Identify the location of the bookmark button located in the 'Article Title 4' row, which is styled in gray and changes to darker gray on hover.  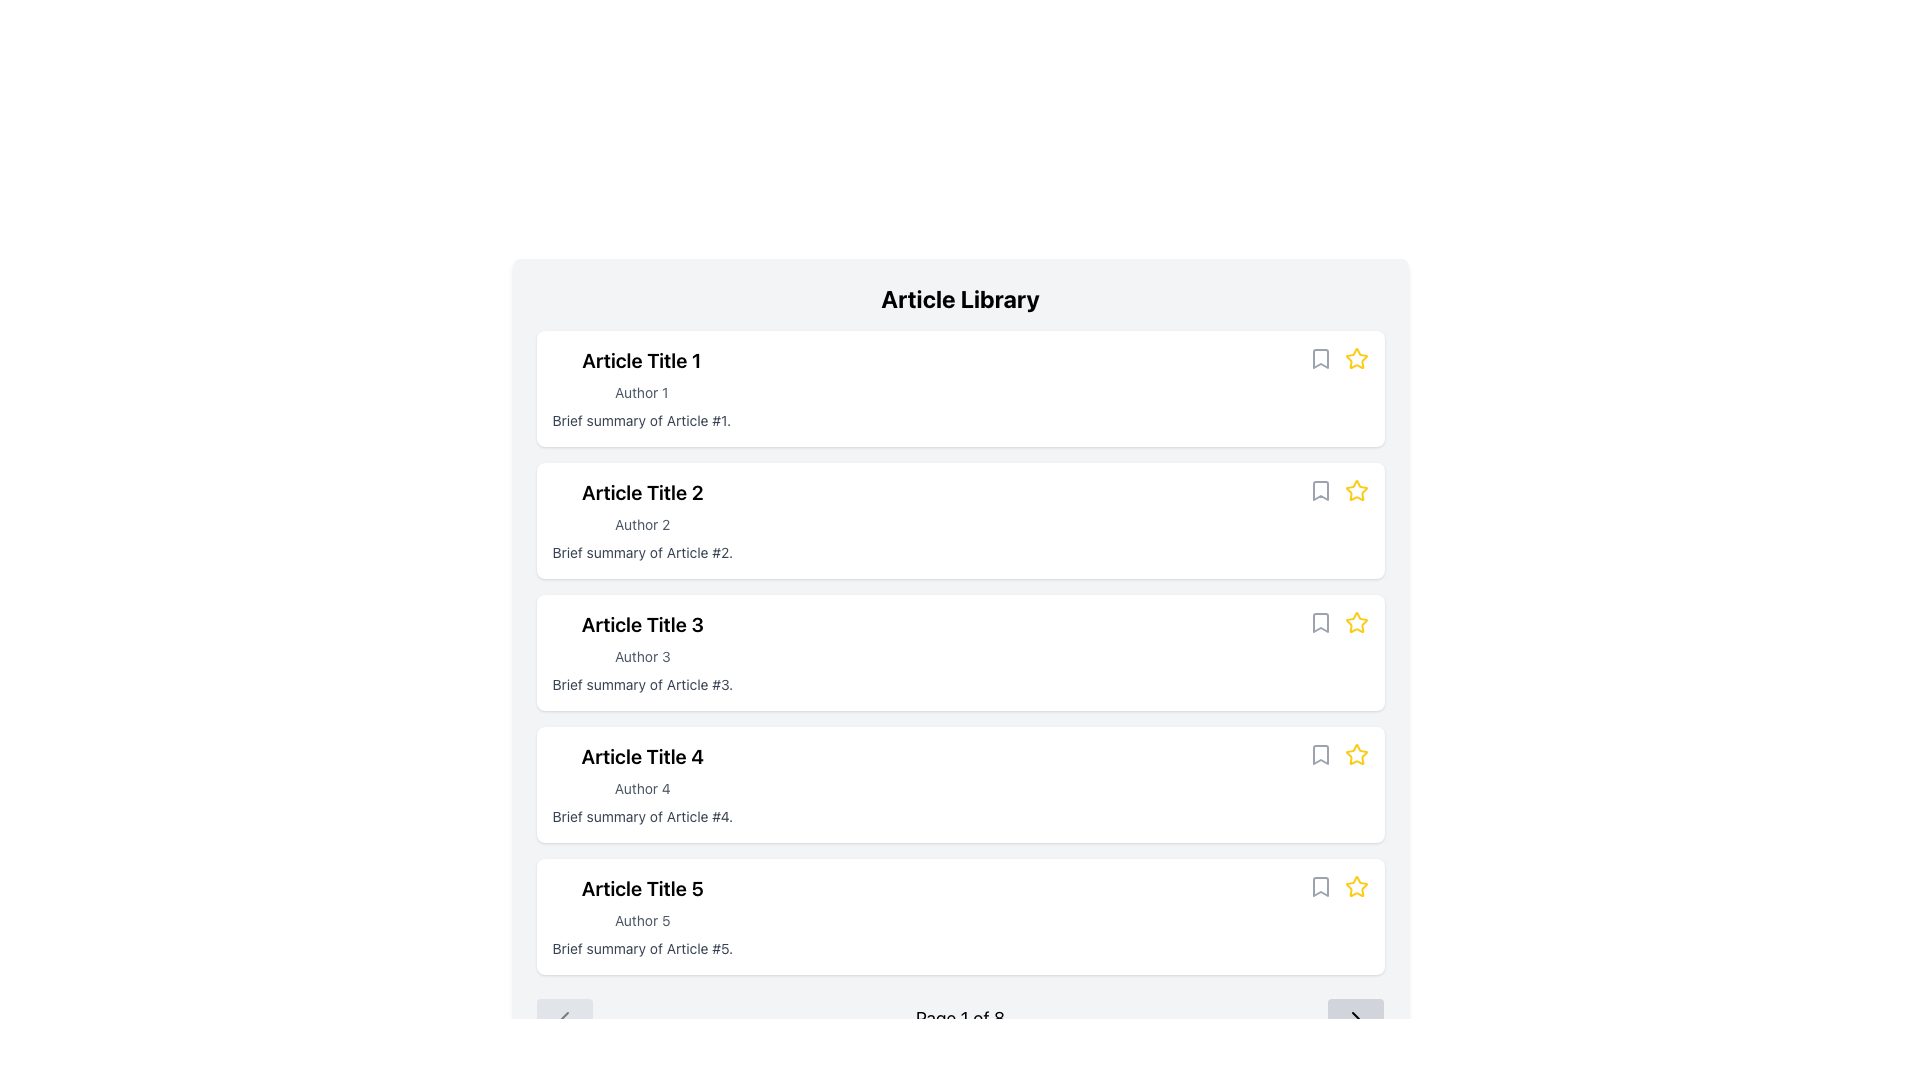
(1320, 755).